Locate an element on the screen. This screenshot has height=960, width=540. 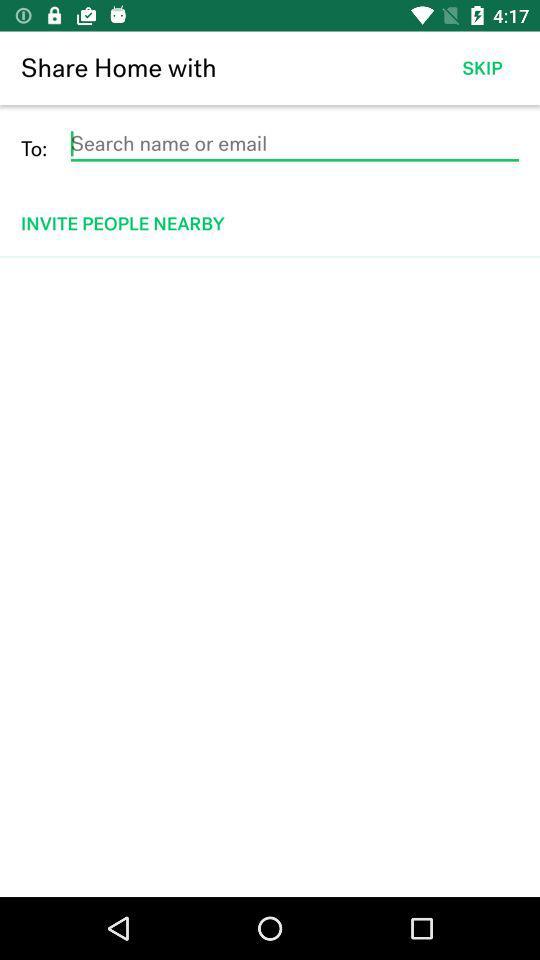
search text field is located at coordinates (293, 143).